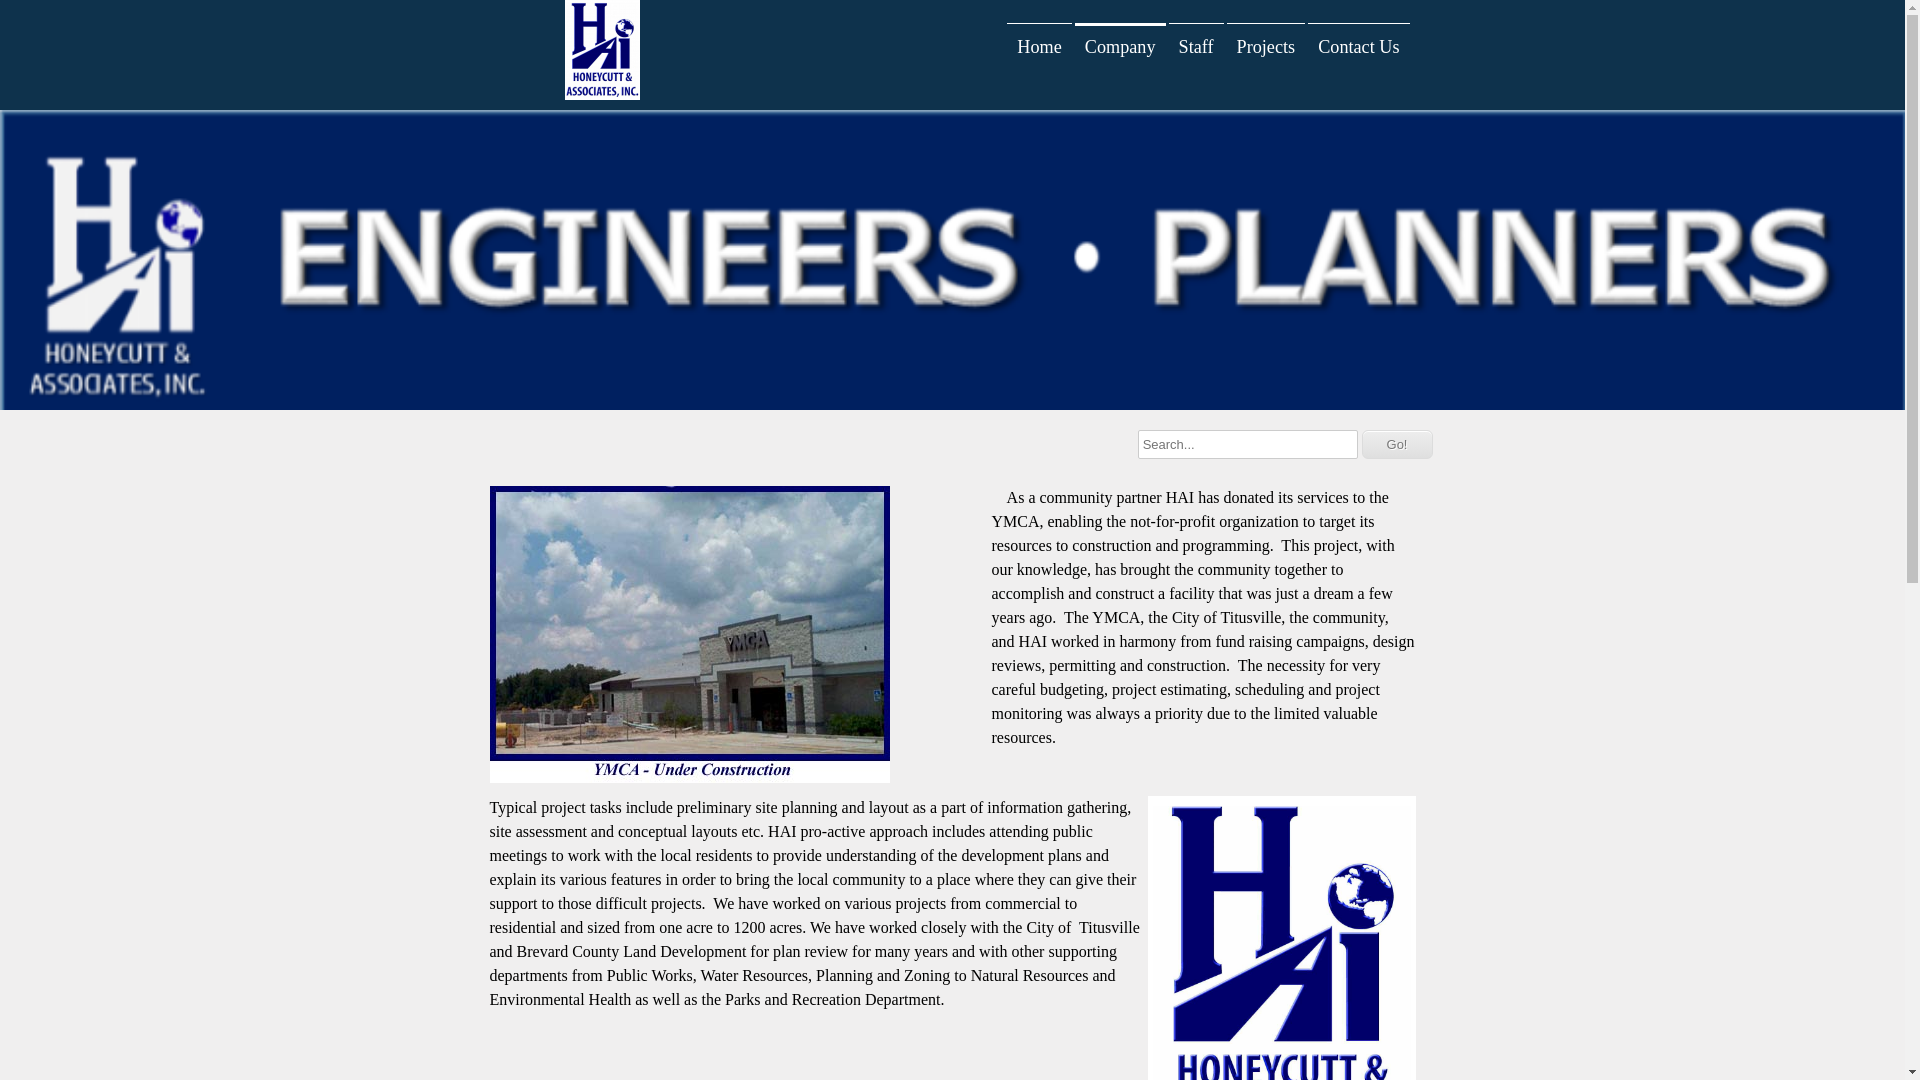  I want to click on 'Contact Us', so click(1358, 45).